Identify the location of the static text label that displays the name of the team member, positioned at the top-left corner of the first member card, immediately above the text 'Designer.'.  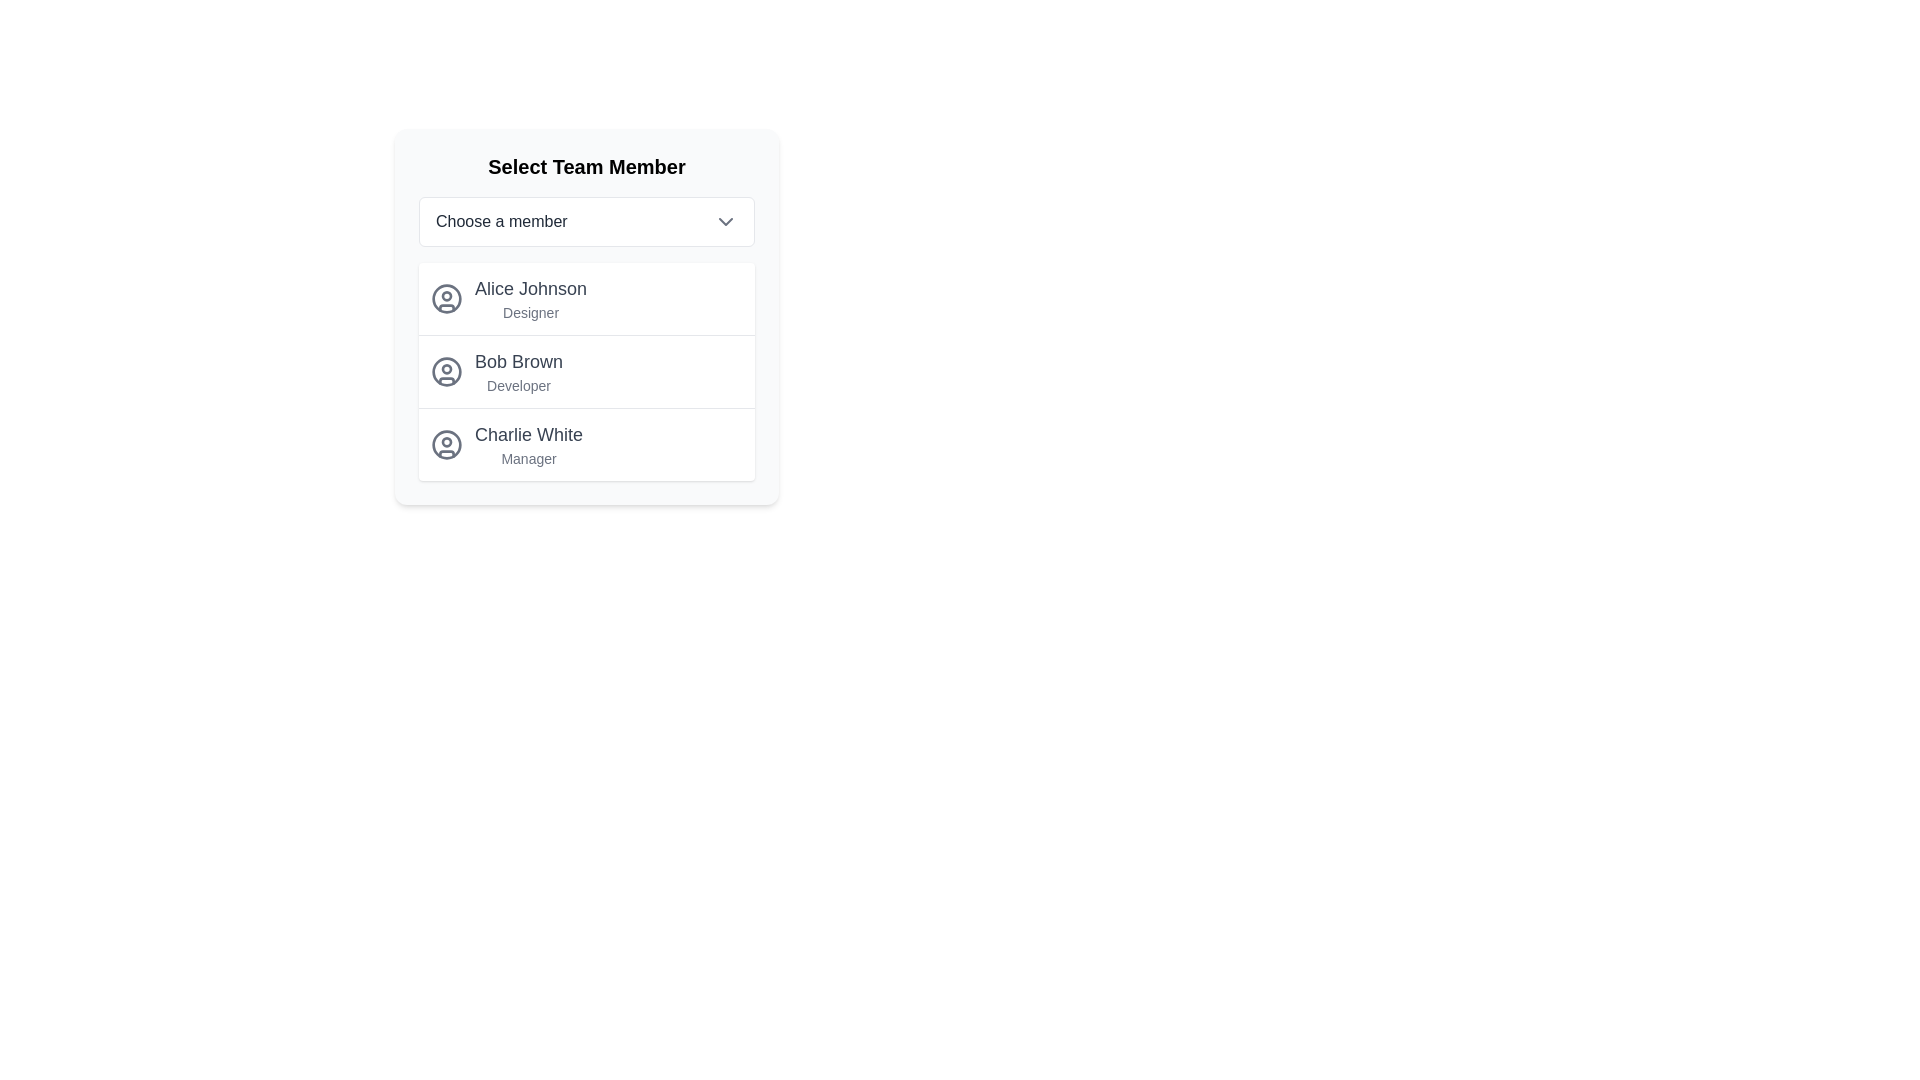
(531, 289).